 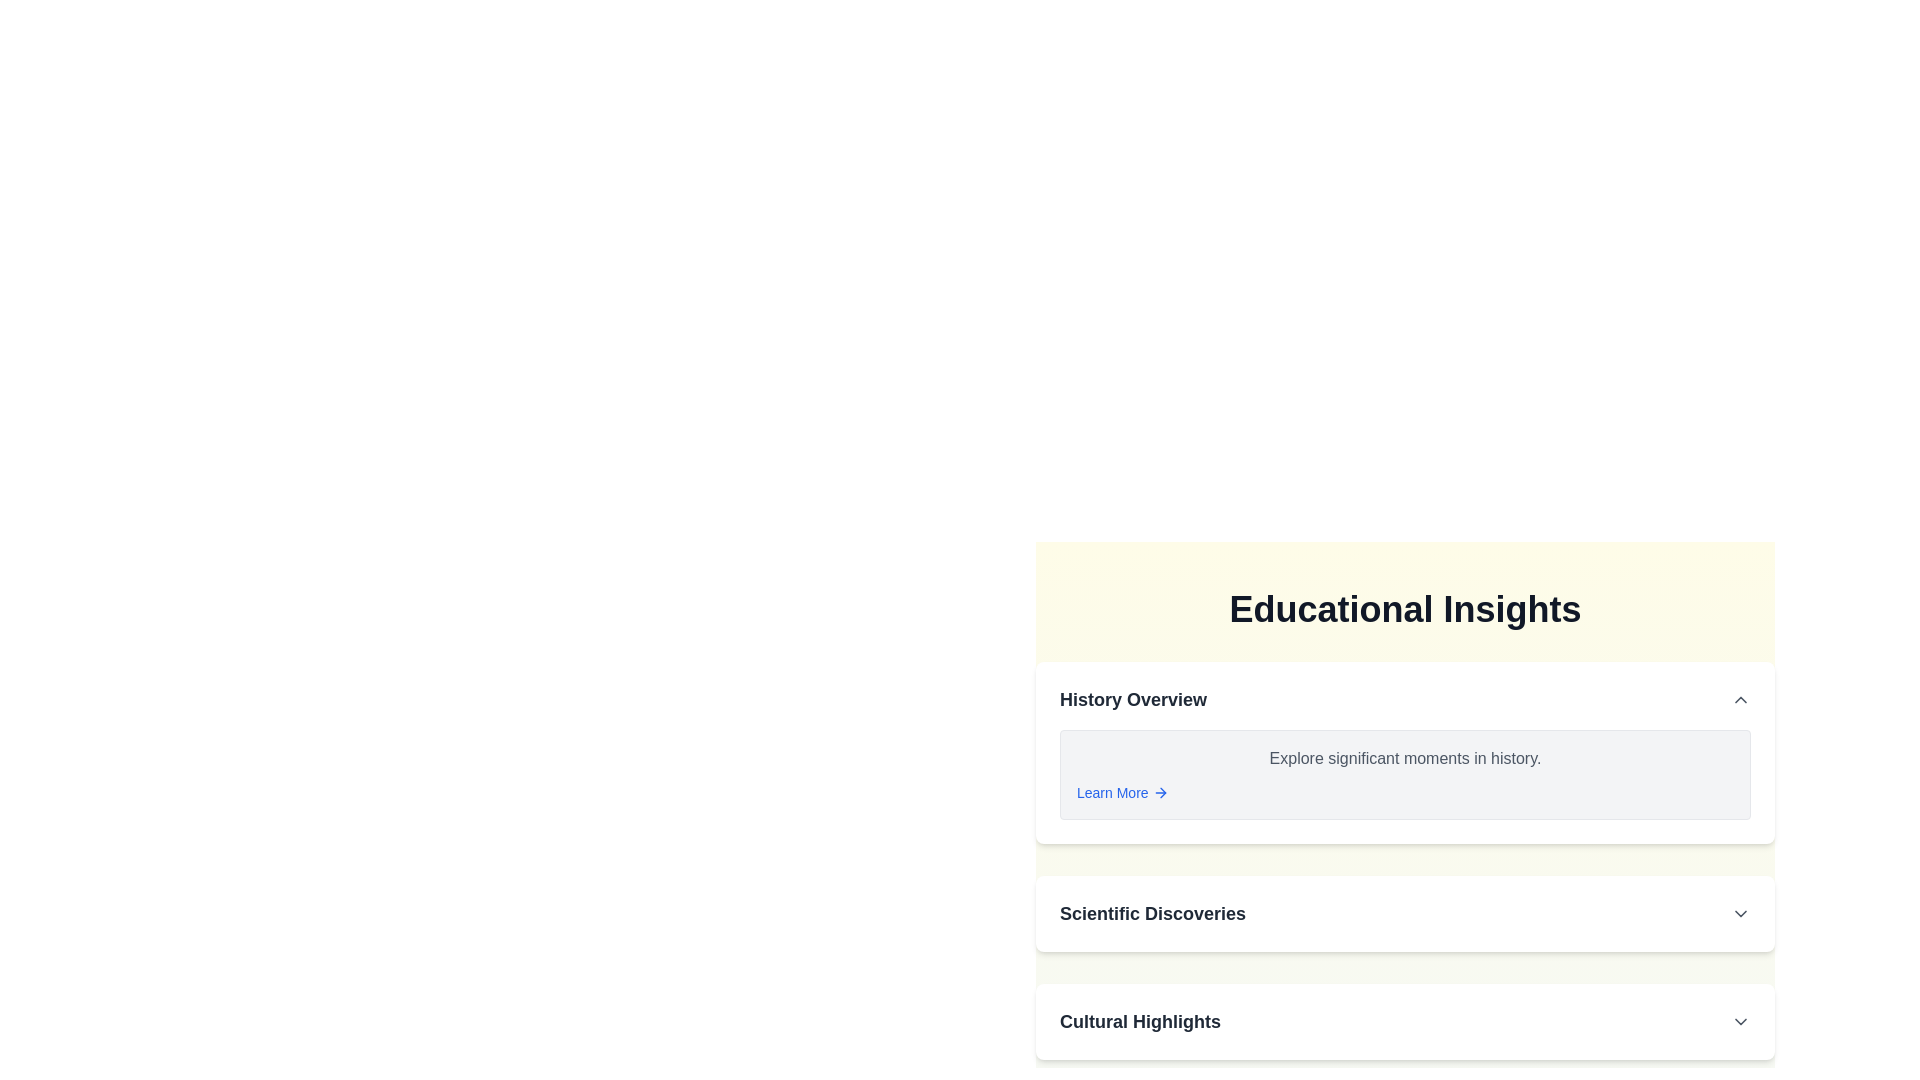 What do you see at coordinates (1740, 914) in the screenshot?
I see `the Dropdown toggle button with a gray downward-pointing chevron icon located to the right of the 'Scientific Discoveries' text` at bounding box center [1740, 914].